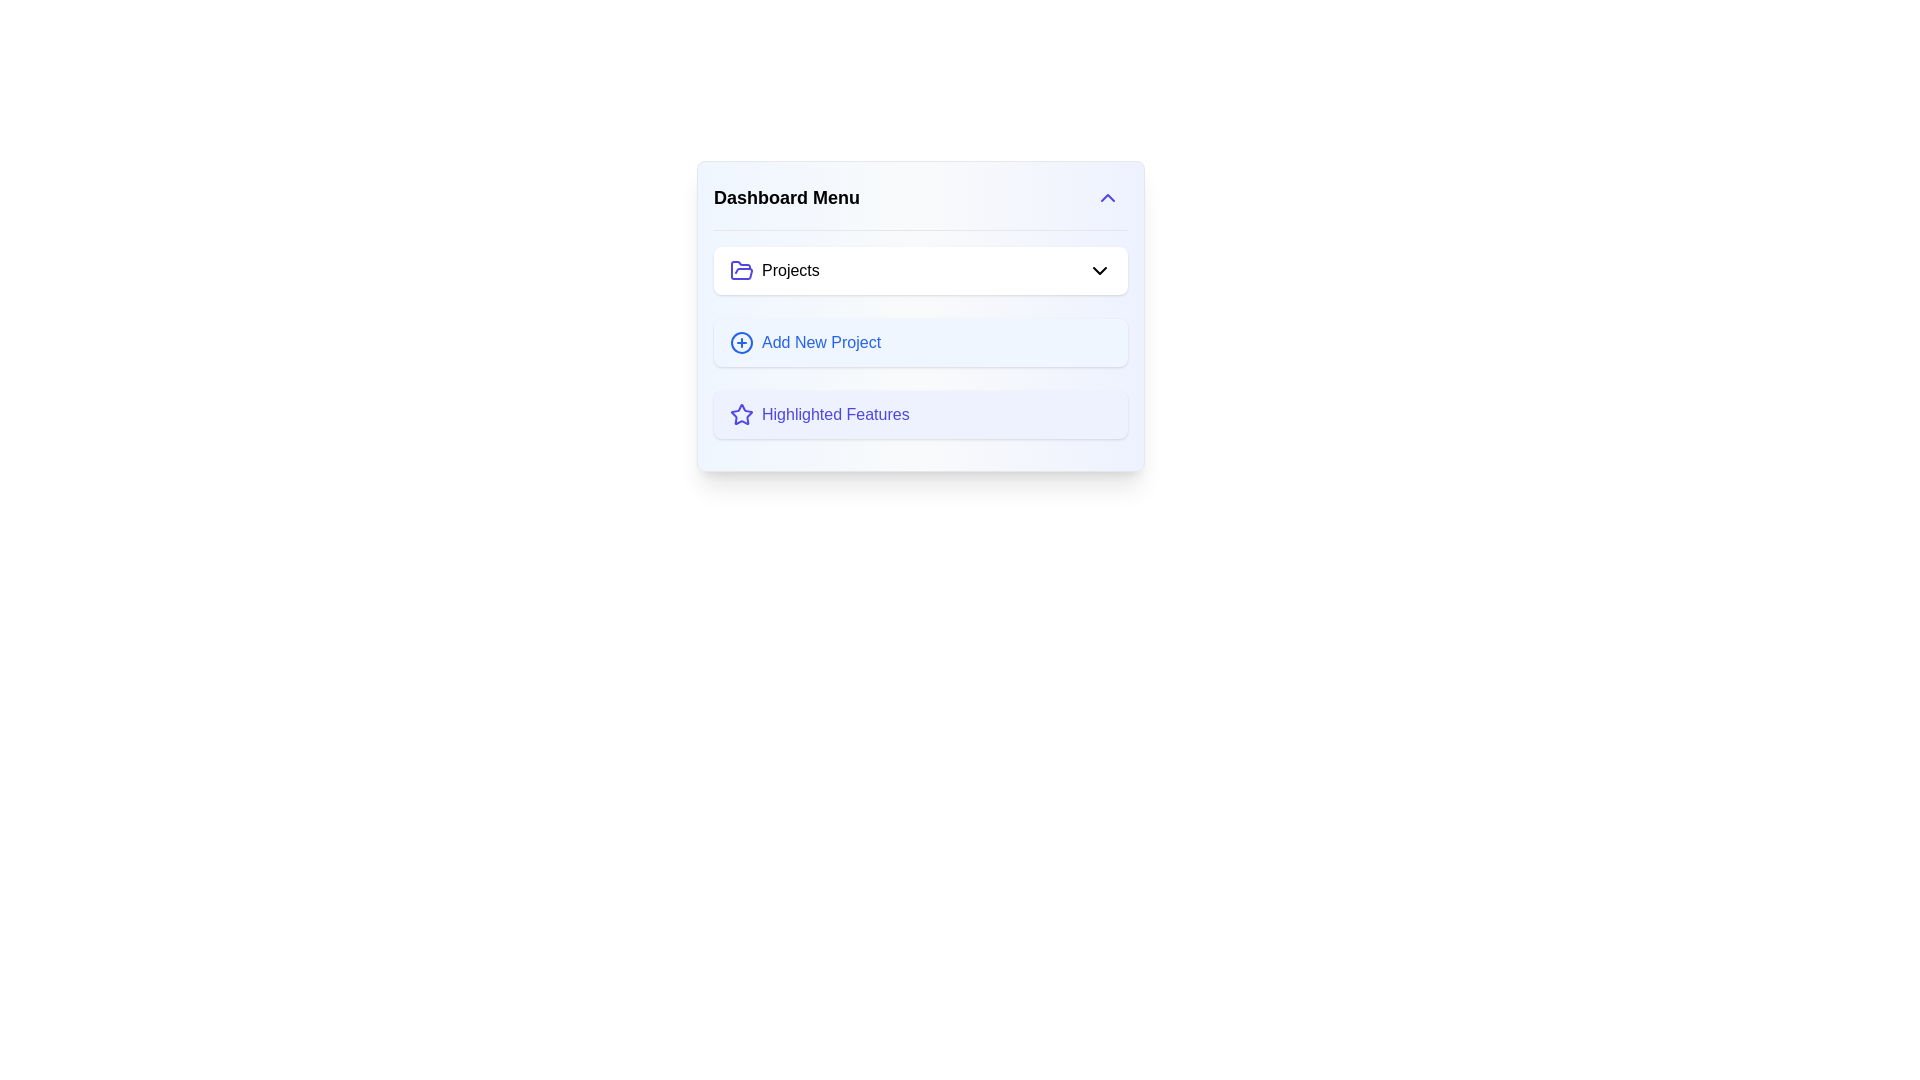 This screenshot has width=1920, height=1080. I want to click on the Chevron icon located at the far right of the 'Projects' row in the Dashboard Menu, so click(1098, 270).